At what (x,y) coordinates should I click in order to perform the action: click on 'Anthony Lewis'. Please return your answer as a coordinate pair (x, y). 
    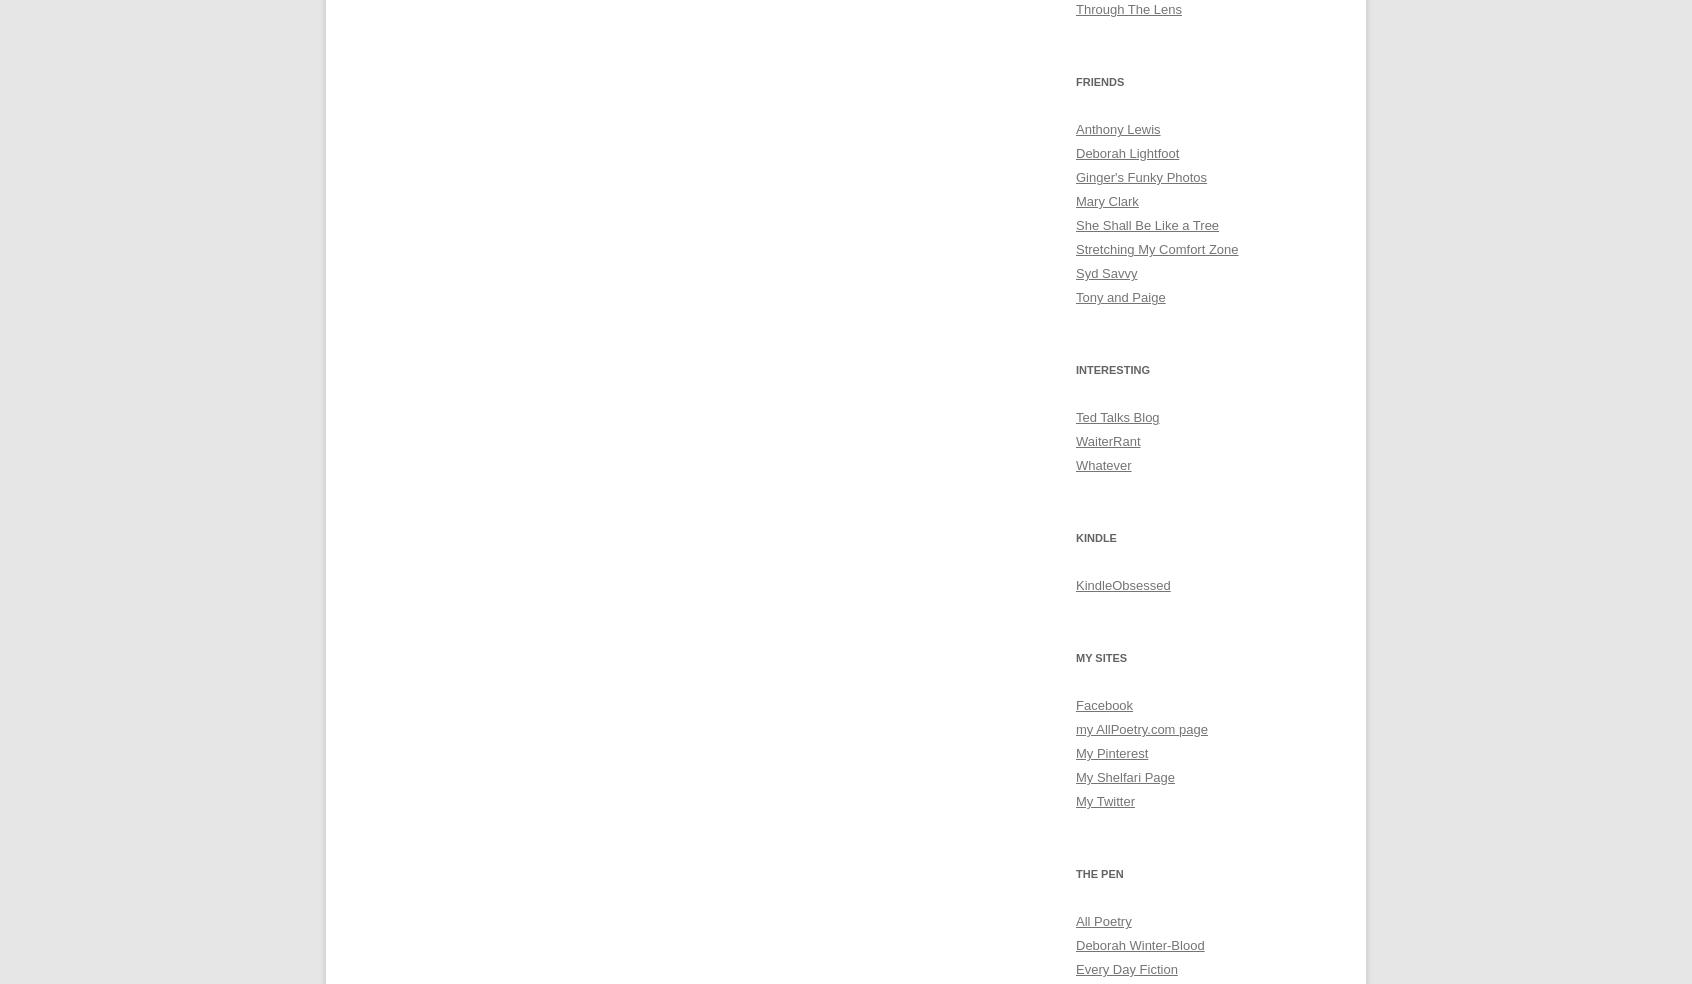
    Looking at the image, I should click on (1118, 129).